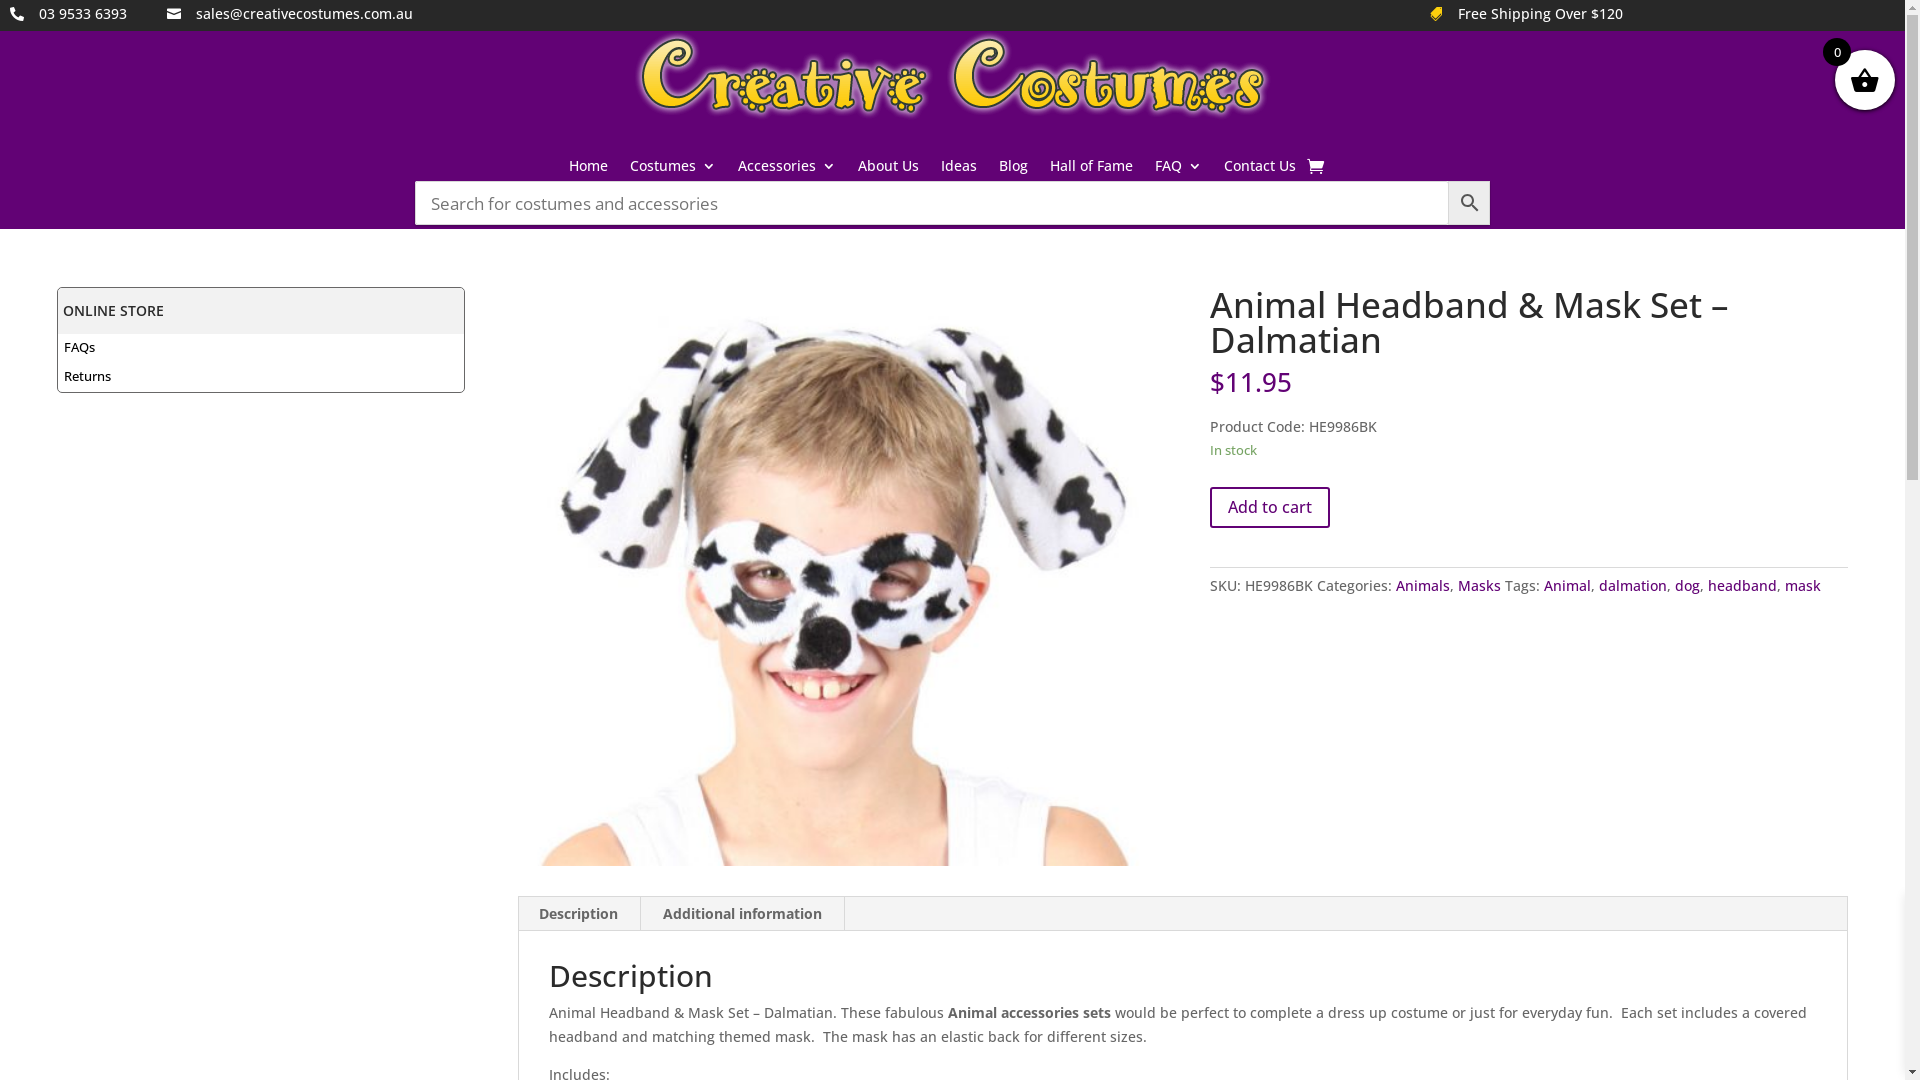 The height and width of the screenshot is (1080, 1920). What do you see at coordinates (672, 168) in the screenshot?
I see `'Costumes'` at bounding box center [672, 168].